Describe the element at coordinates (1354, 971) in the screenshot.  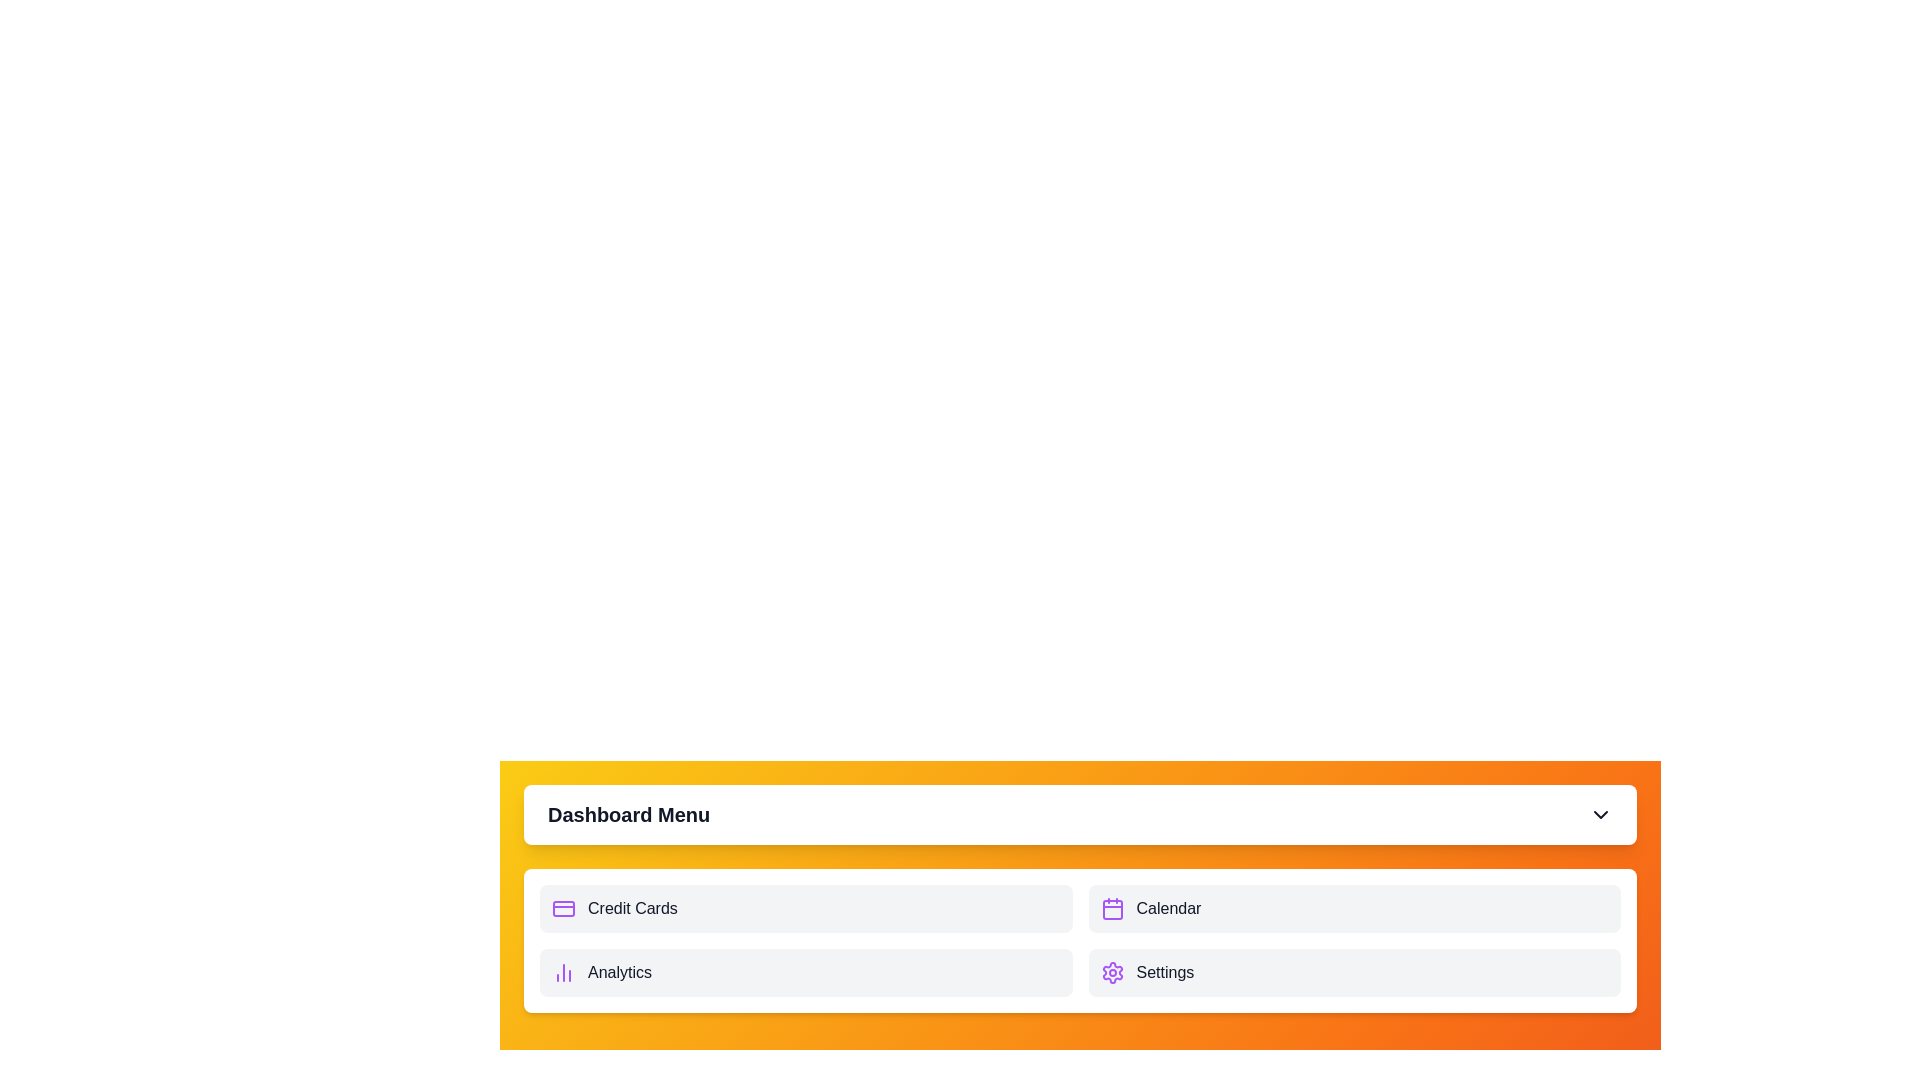
I see `the menu item Settings to activate its hover effect` at that location.